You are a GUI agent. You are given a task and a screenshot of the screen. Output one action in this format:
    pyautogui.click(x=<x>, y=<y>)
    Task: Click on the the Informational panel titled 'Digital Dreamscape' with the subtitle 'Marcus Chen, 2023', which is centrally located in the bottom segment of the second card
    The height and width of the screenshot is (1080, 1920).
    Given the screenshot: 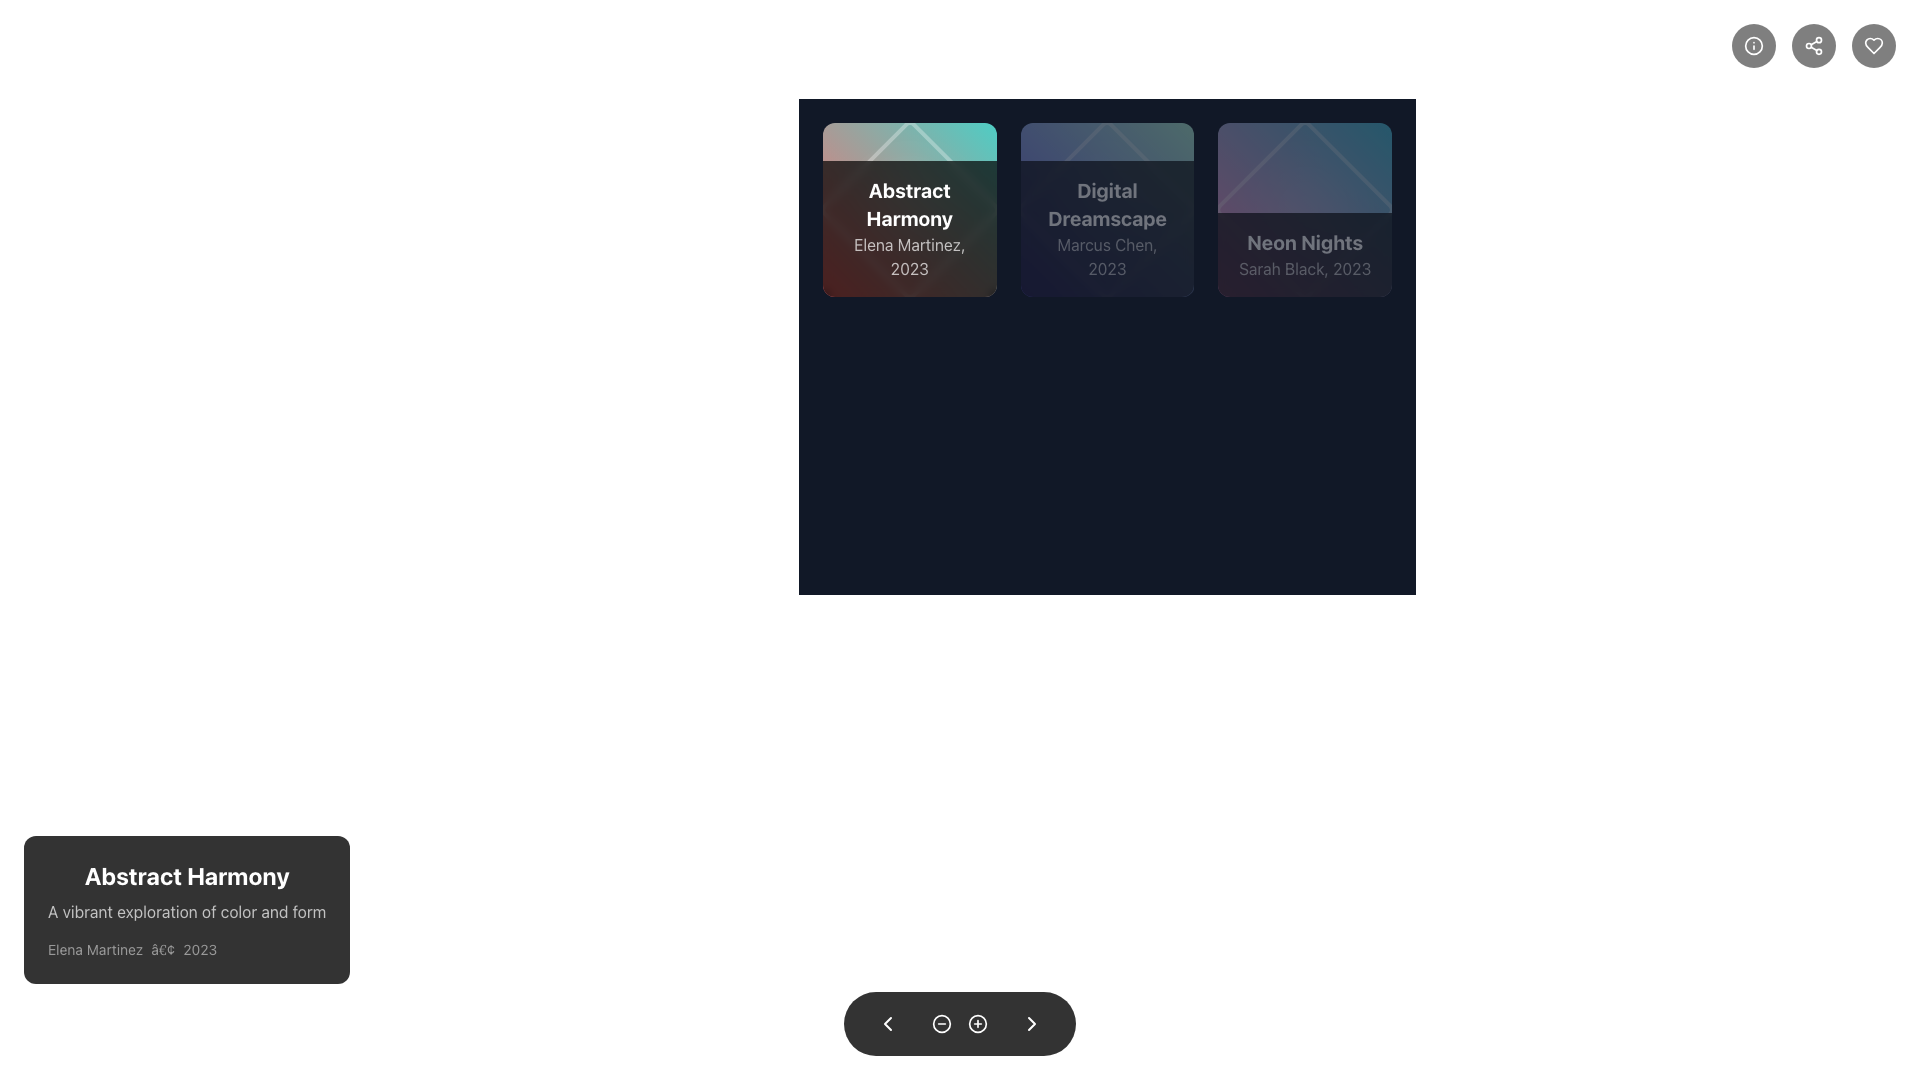 What is the action you would take?
    pyautogui.click(x=1106, y=227)
    